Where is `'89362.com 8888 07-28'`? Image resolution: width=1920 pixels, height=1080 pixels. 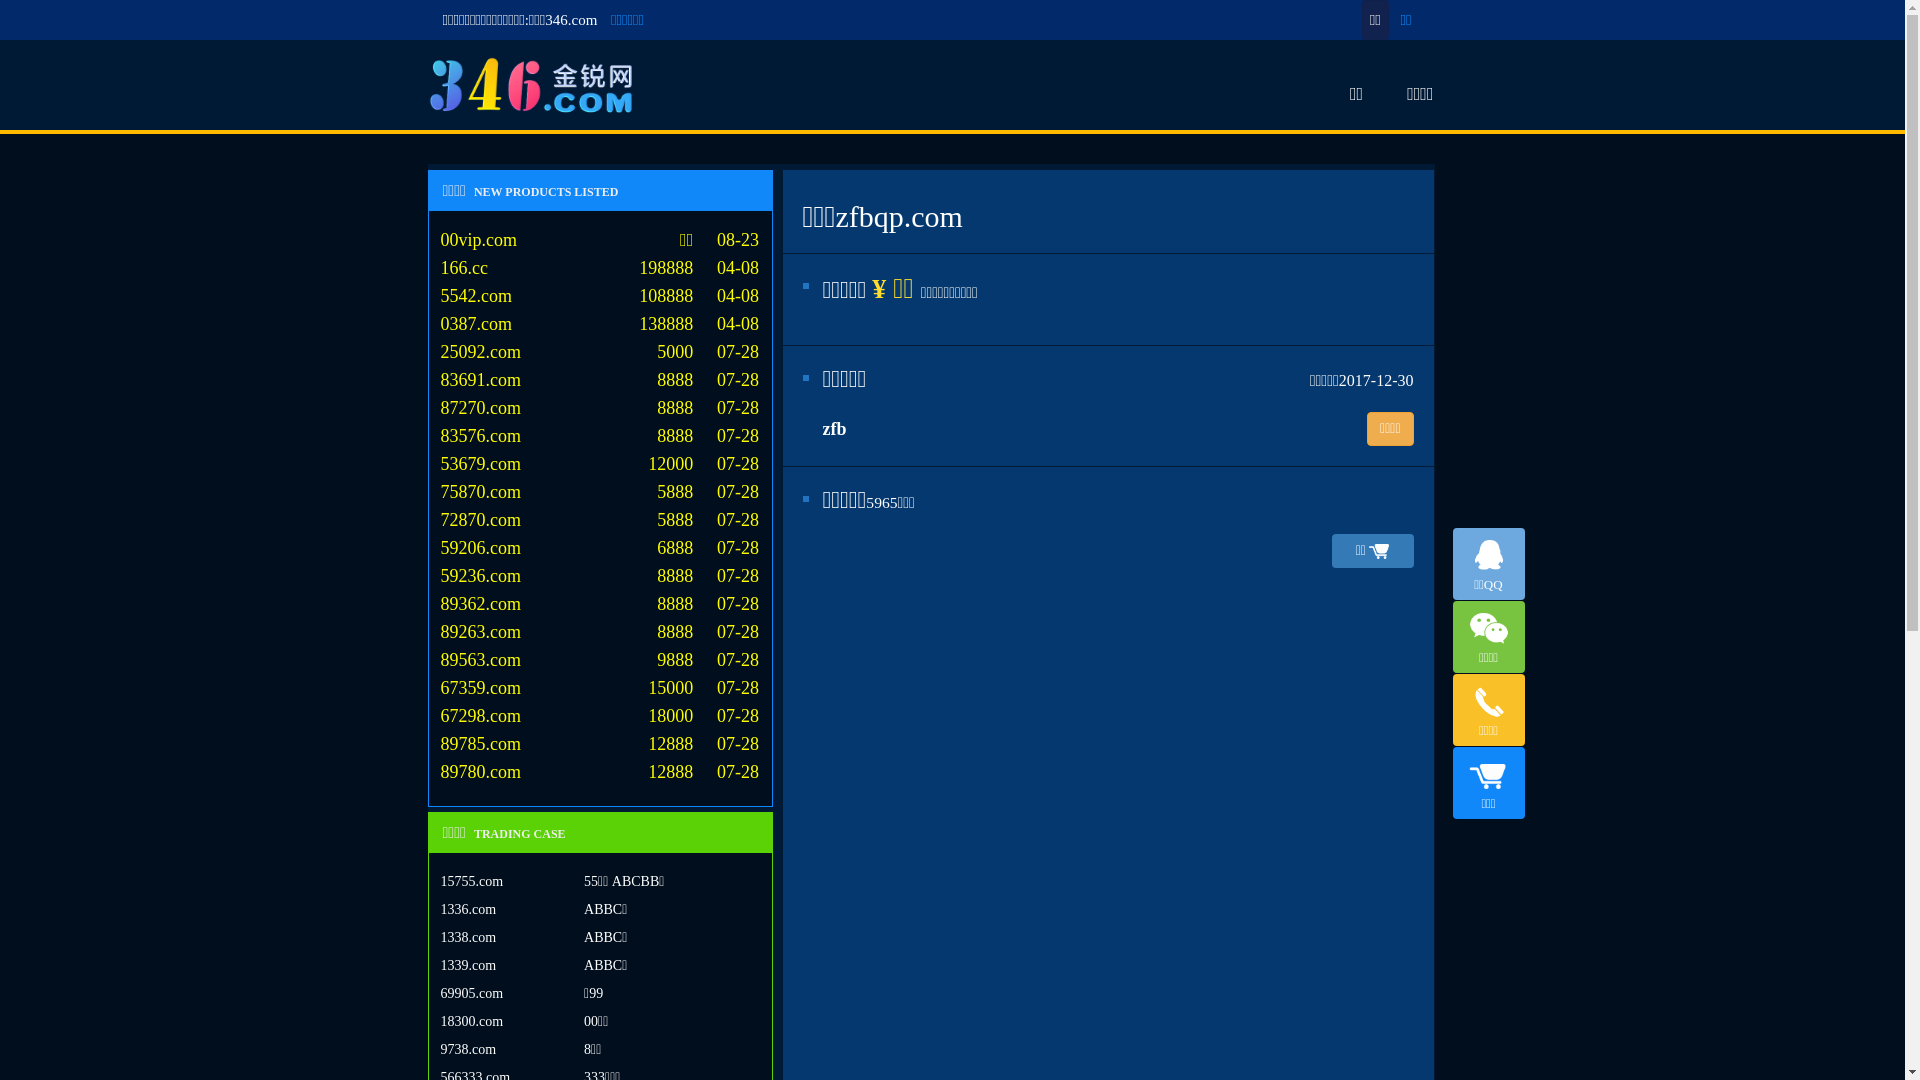
'89362.com 8888 07-28' is located at coordinates (598, 611).